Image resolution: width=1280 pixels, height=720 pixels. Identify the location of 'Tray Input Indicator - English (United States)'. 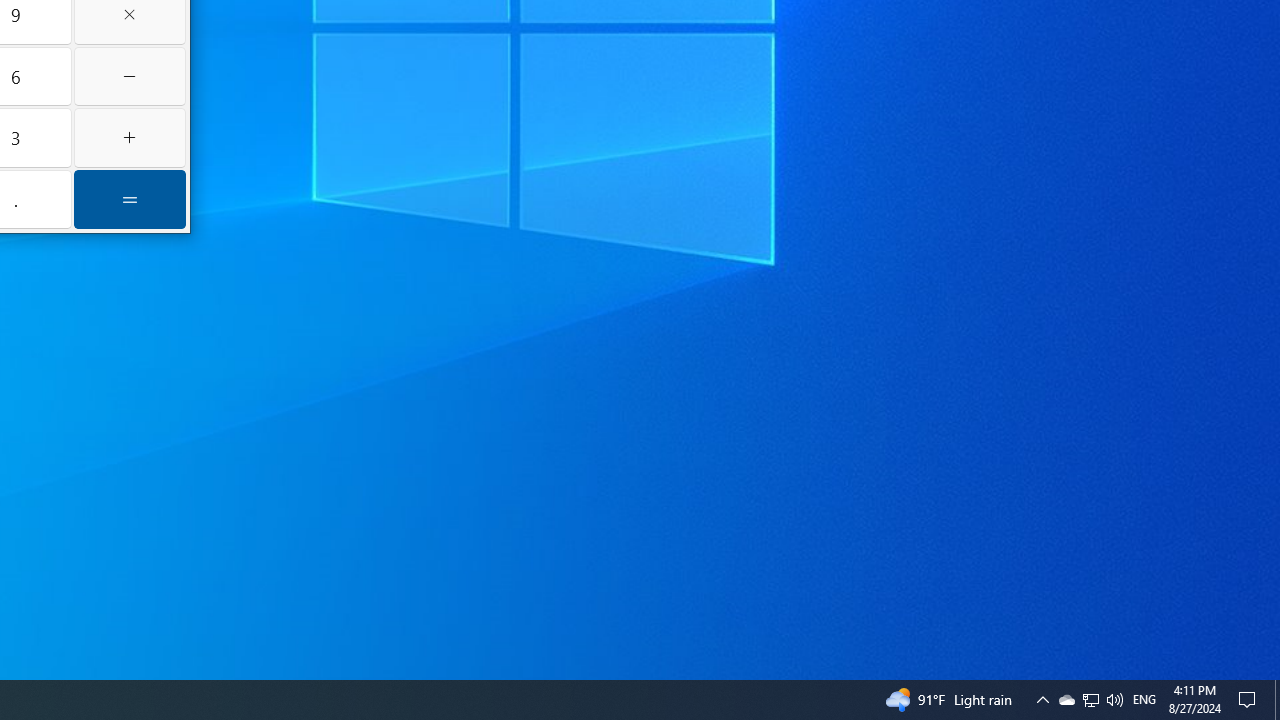
(1089, 698).